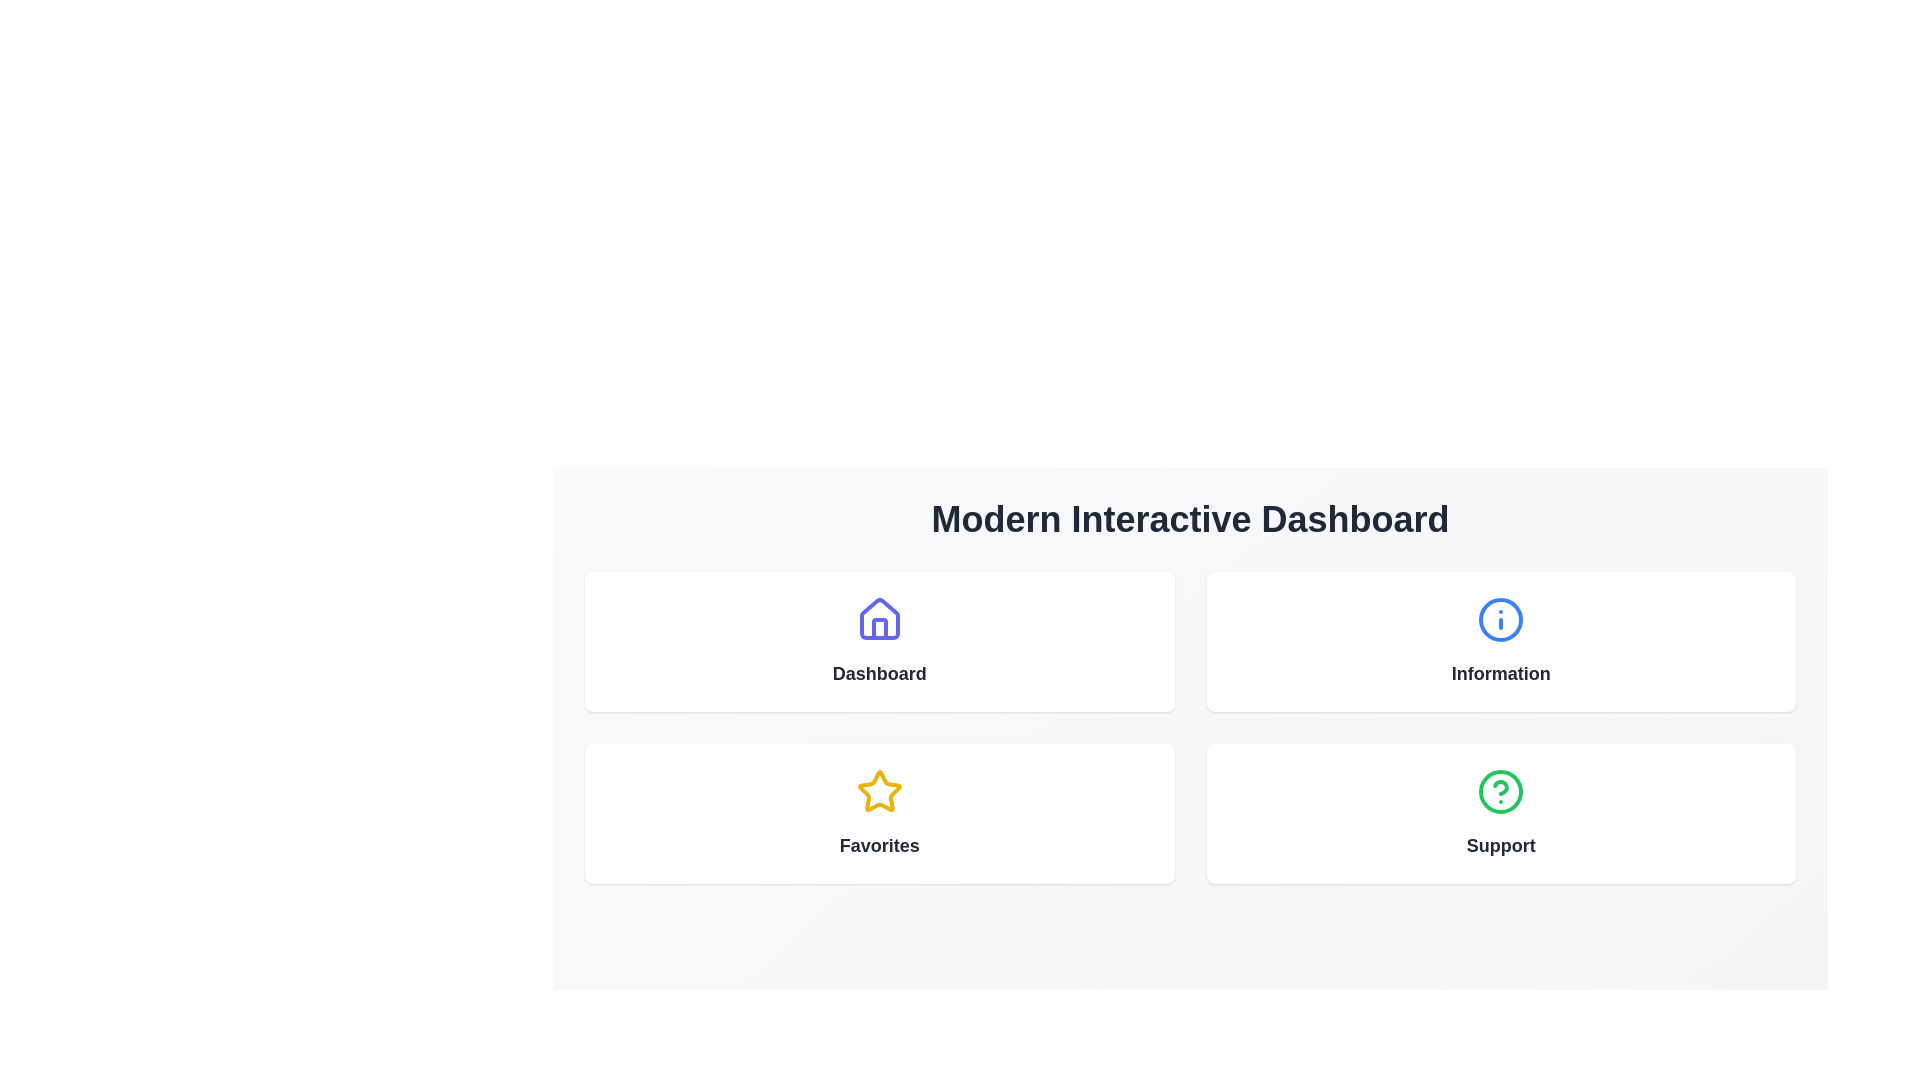 This screenshot has height=1080, width=1920. What do you see at coordinates (879, 813) in the screenshot?
I see `the Informational Card element labeled 'Favorites', which is the third card in a 2x2 grid layout` at bounding box center [879, 813].